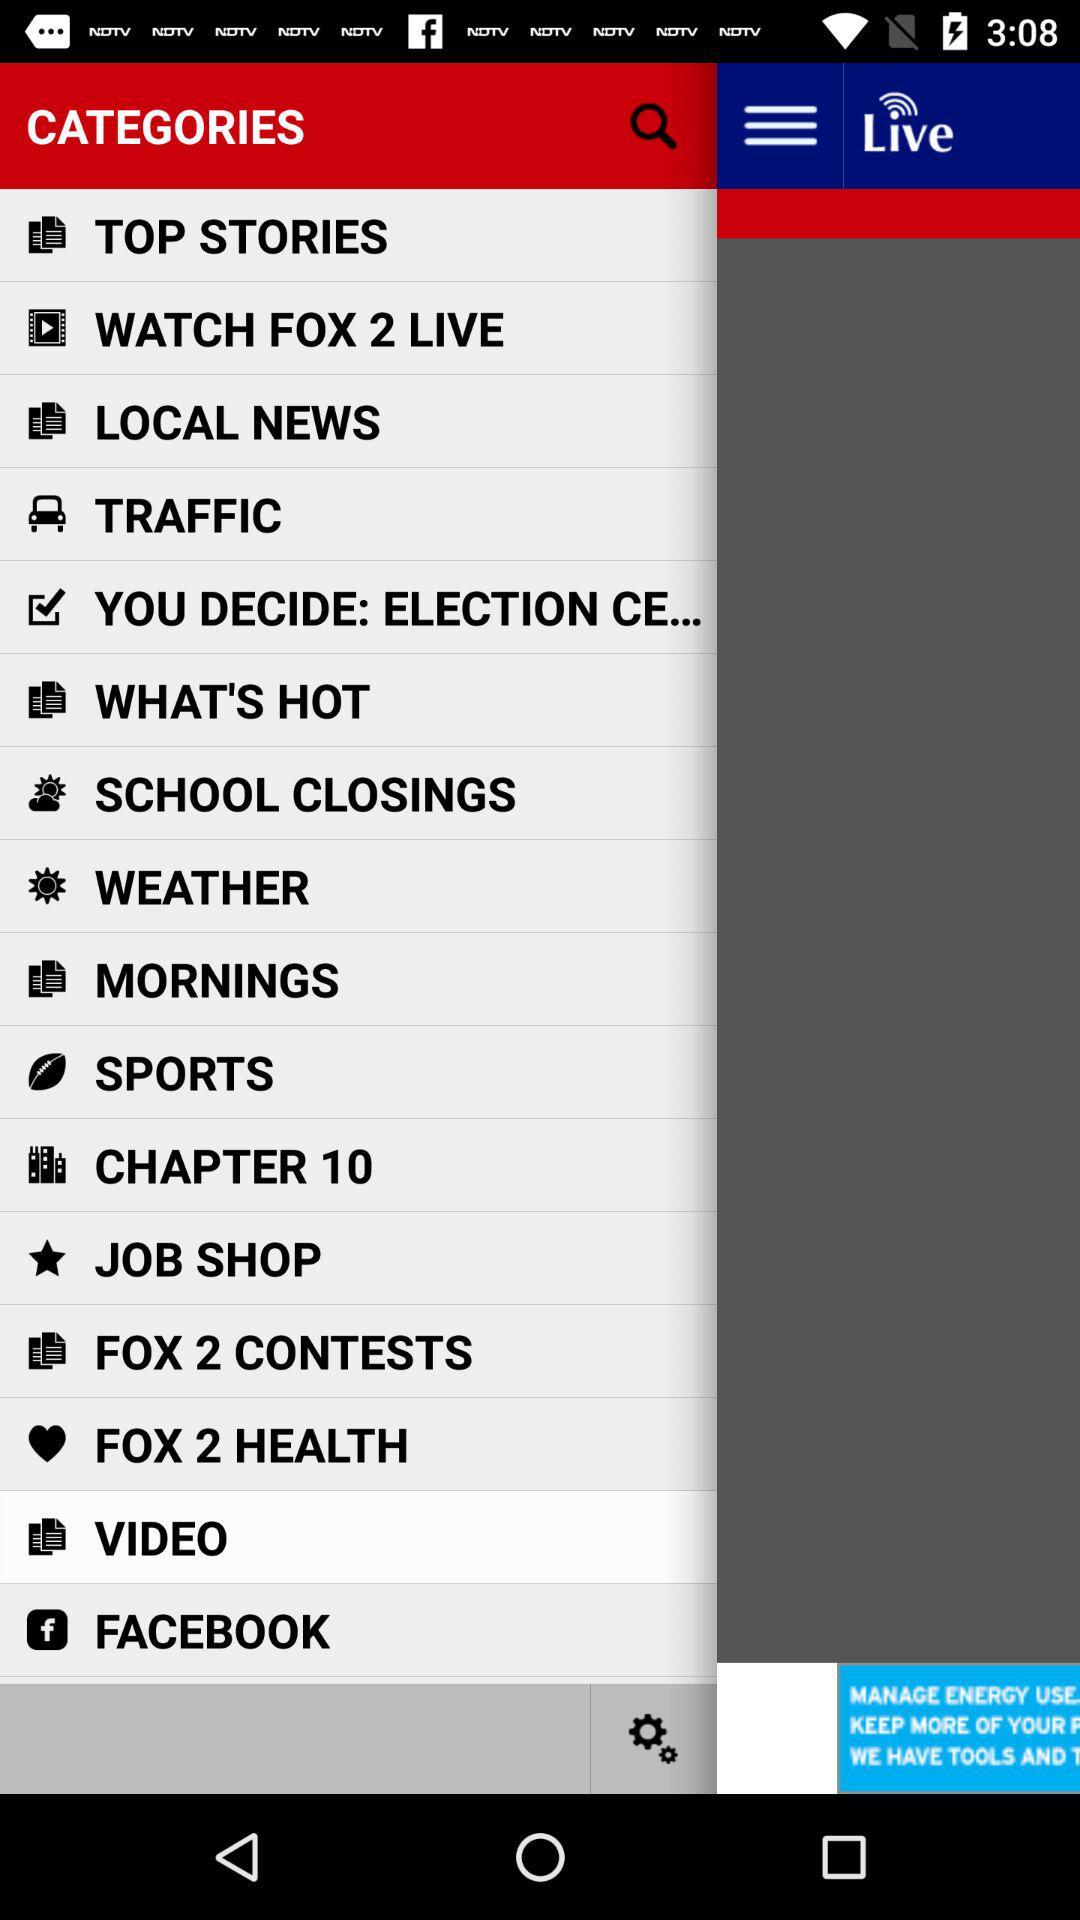  What do you see at coordinates (654, 124) in the screenshot?
I see `the search icon` at bounding box center [654, 124].